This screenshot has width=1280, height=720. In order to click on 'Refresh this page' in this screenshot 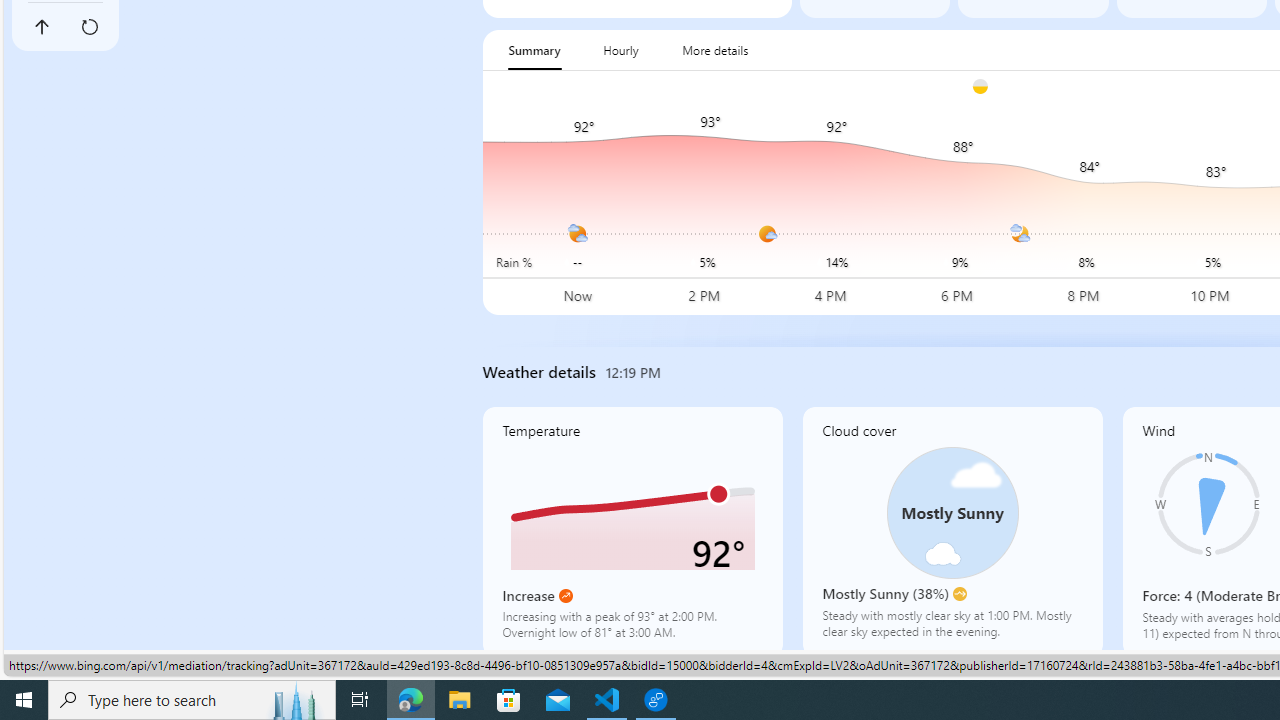, I will do `click(88, 27)`.